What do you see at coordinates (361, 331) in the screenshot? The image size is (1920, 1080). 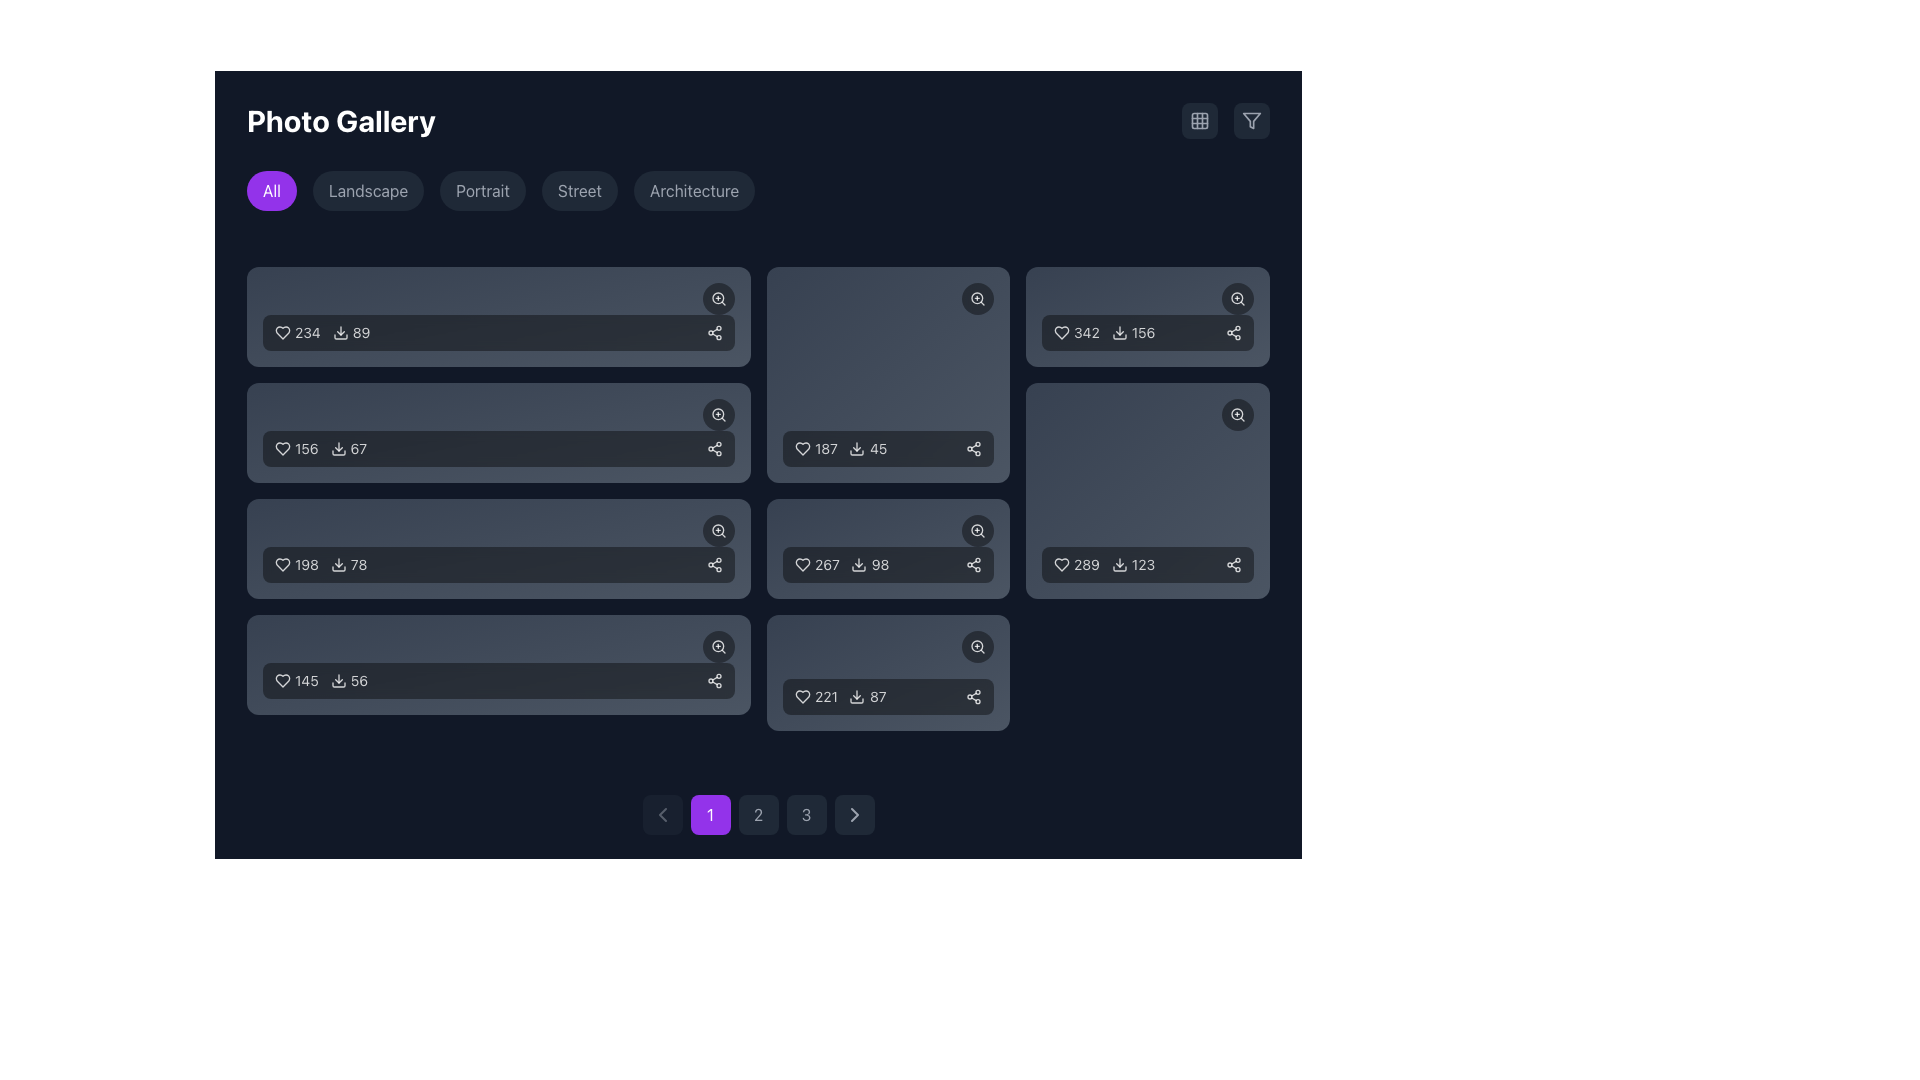 I see `numerical indicator displayed in the text label positioned in the upper left section of the layout, adjacent to the download icon` at bounding box center [361, 331].